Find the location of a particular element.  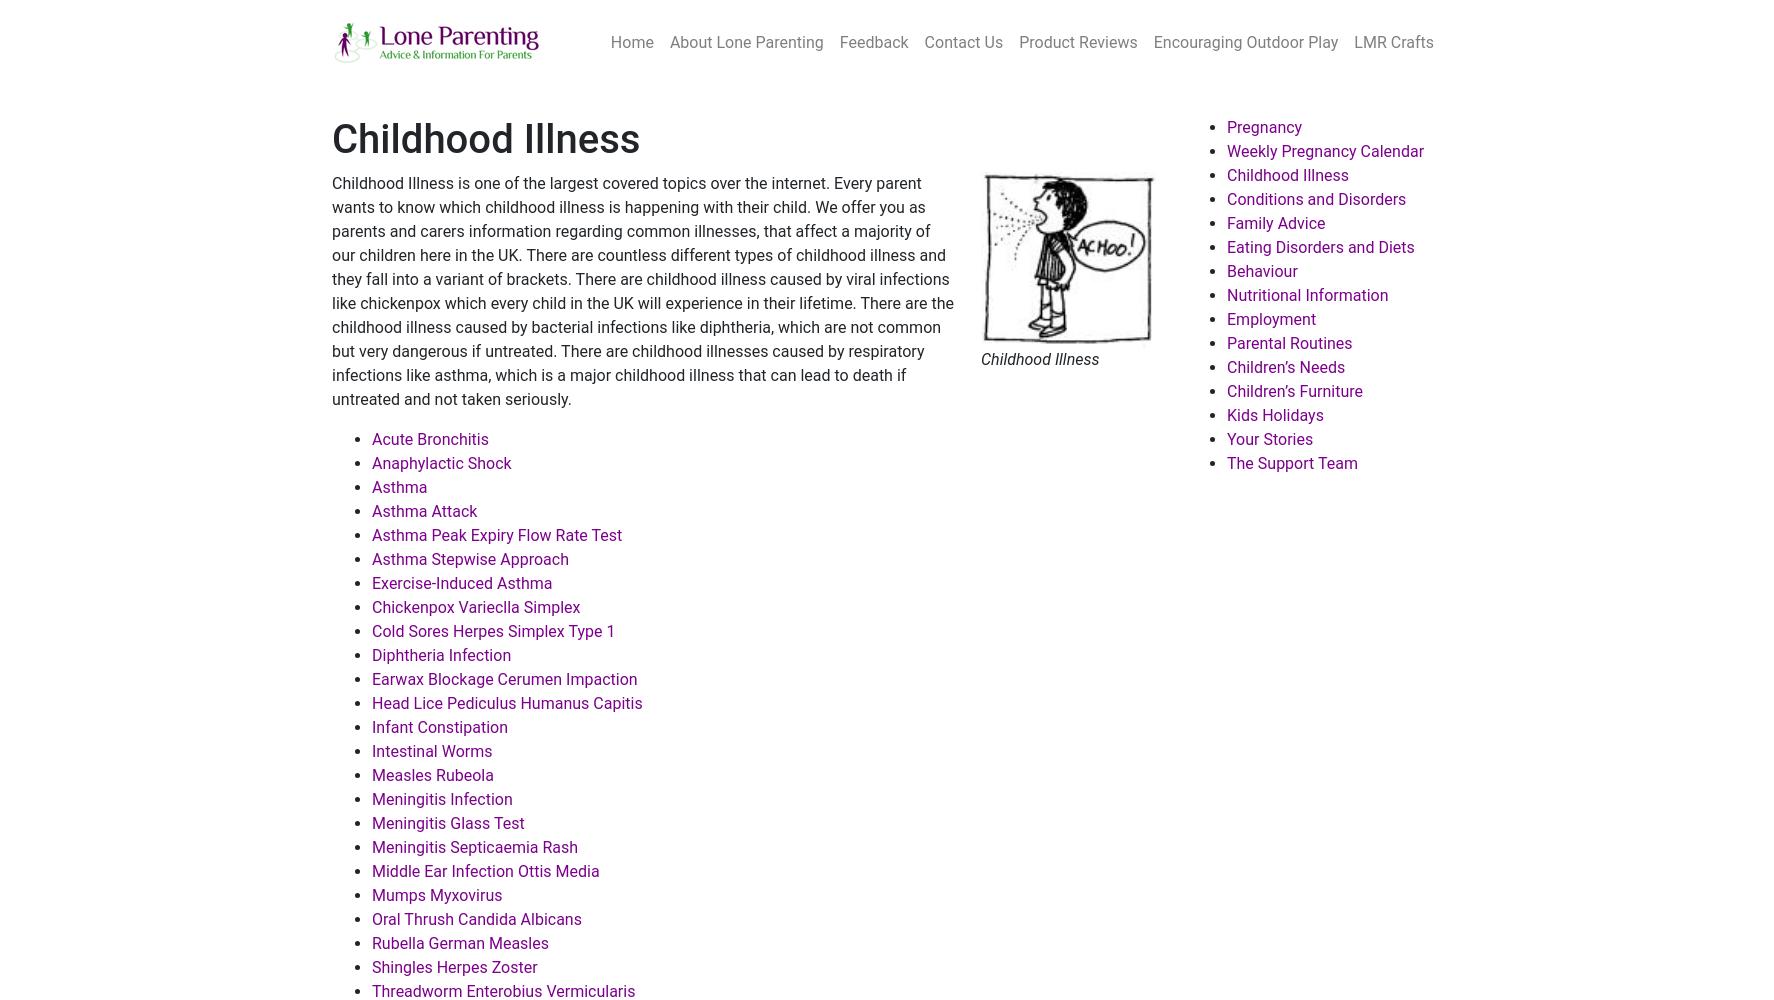

'Feedback' is located at coordinates (873, 42).